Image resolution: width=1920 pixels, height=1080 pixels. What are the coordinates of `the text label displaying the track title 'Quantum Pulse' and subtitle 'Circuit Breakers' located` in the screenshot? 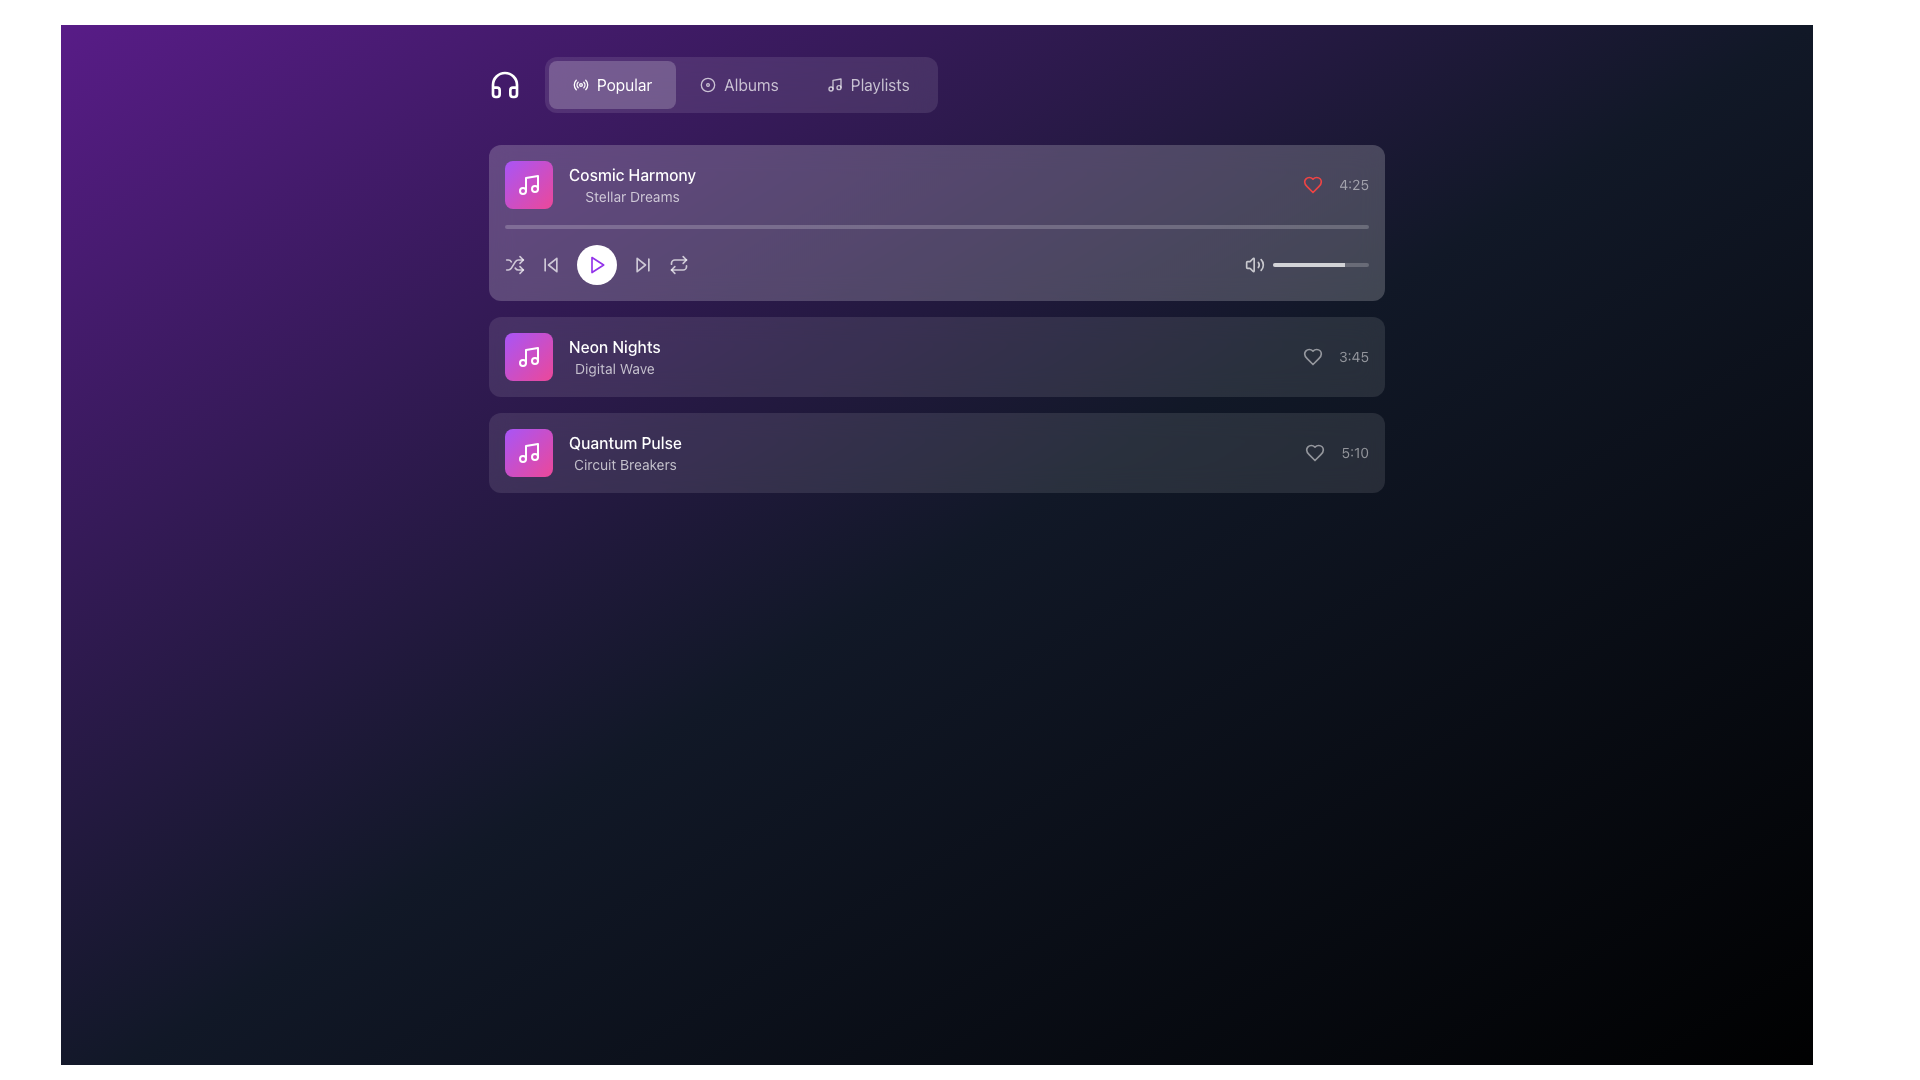 It's located at (624, 452).